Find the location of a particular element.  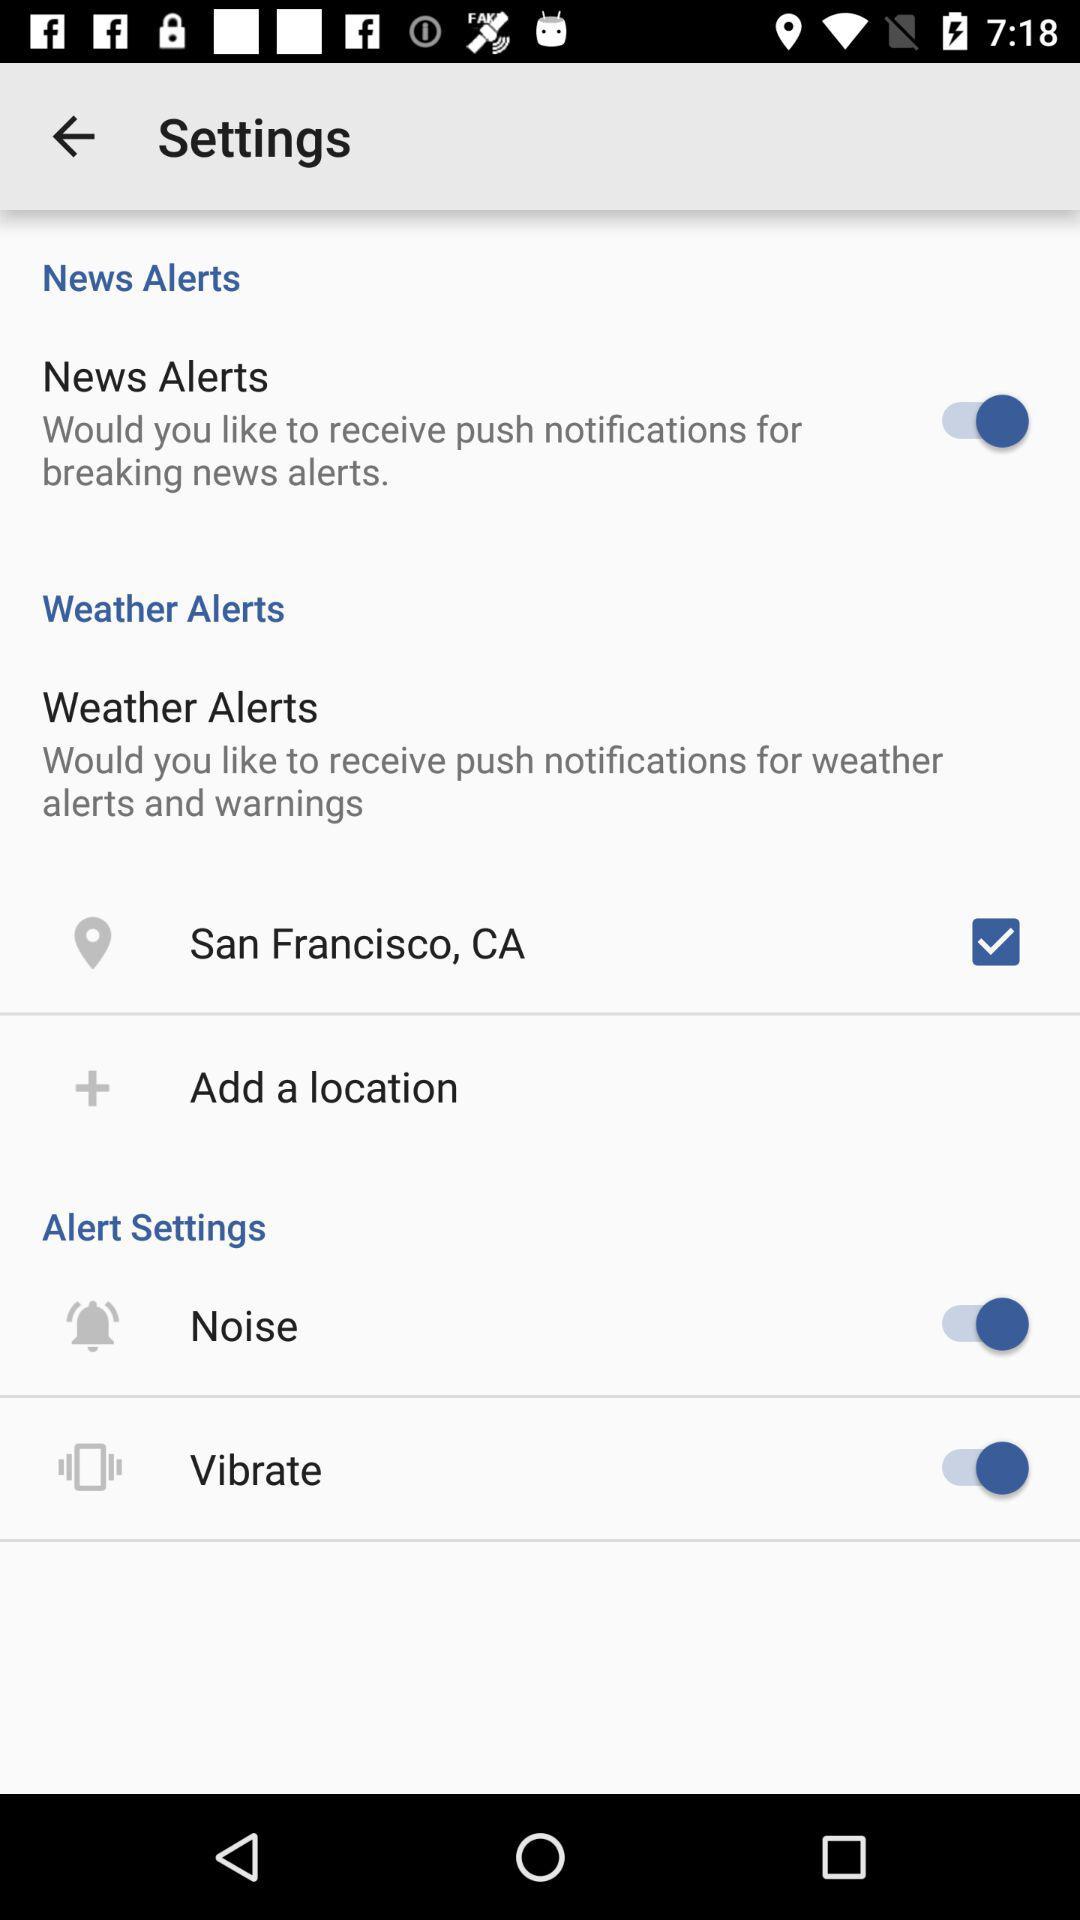

the item below the noise item is located at coordinates (255, 1468).